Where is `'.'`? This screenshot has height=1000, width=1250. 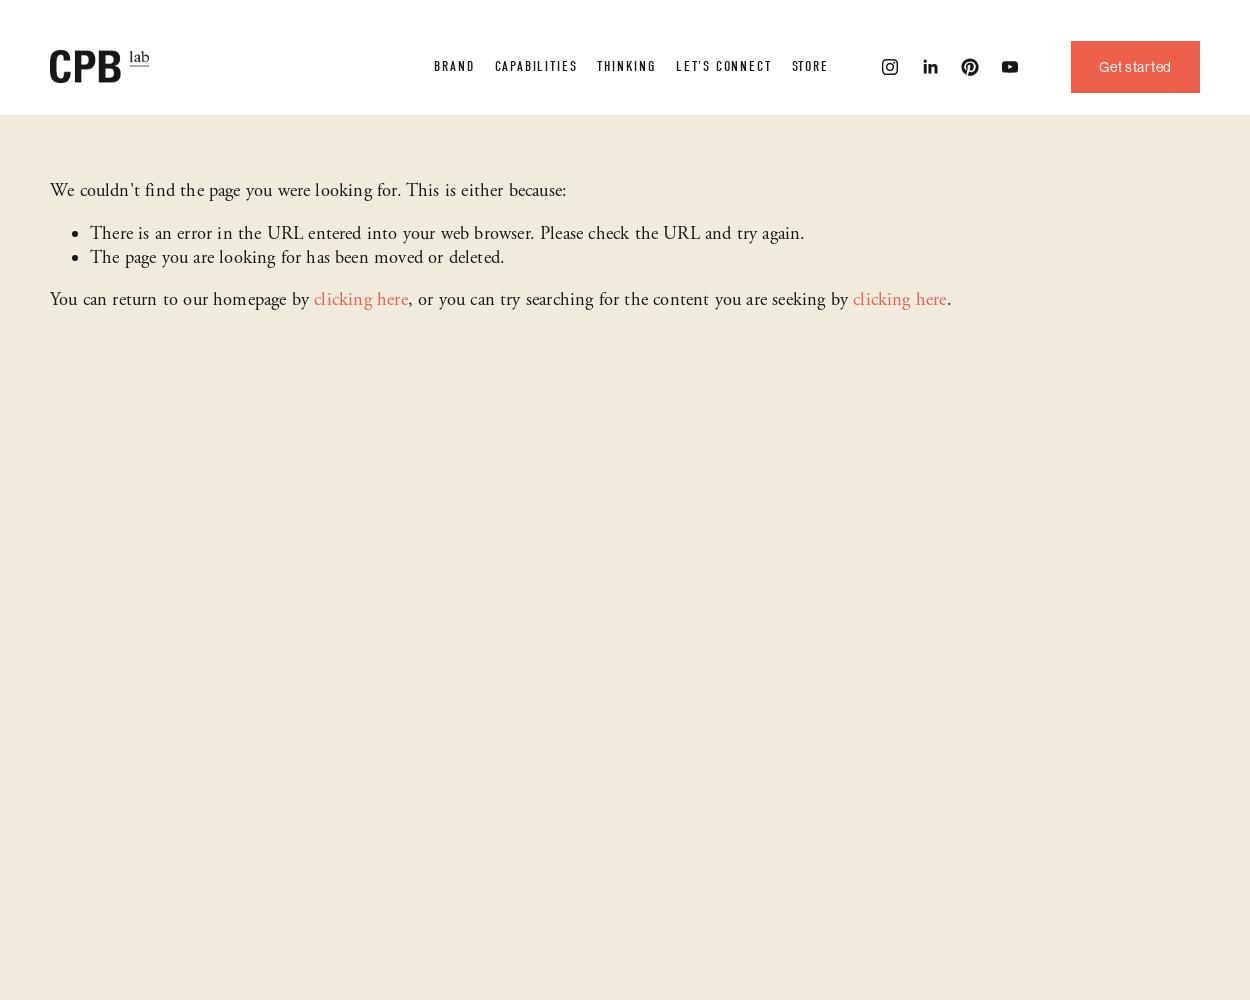 '.' is located at coordinates (947, 300).